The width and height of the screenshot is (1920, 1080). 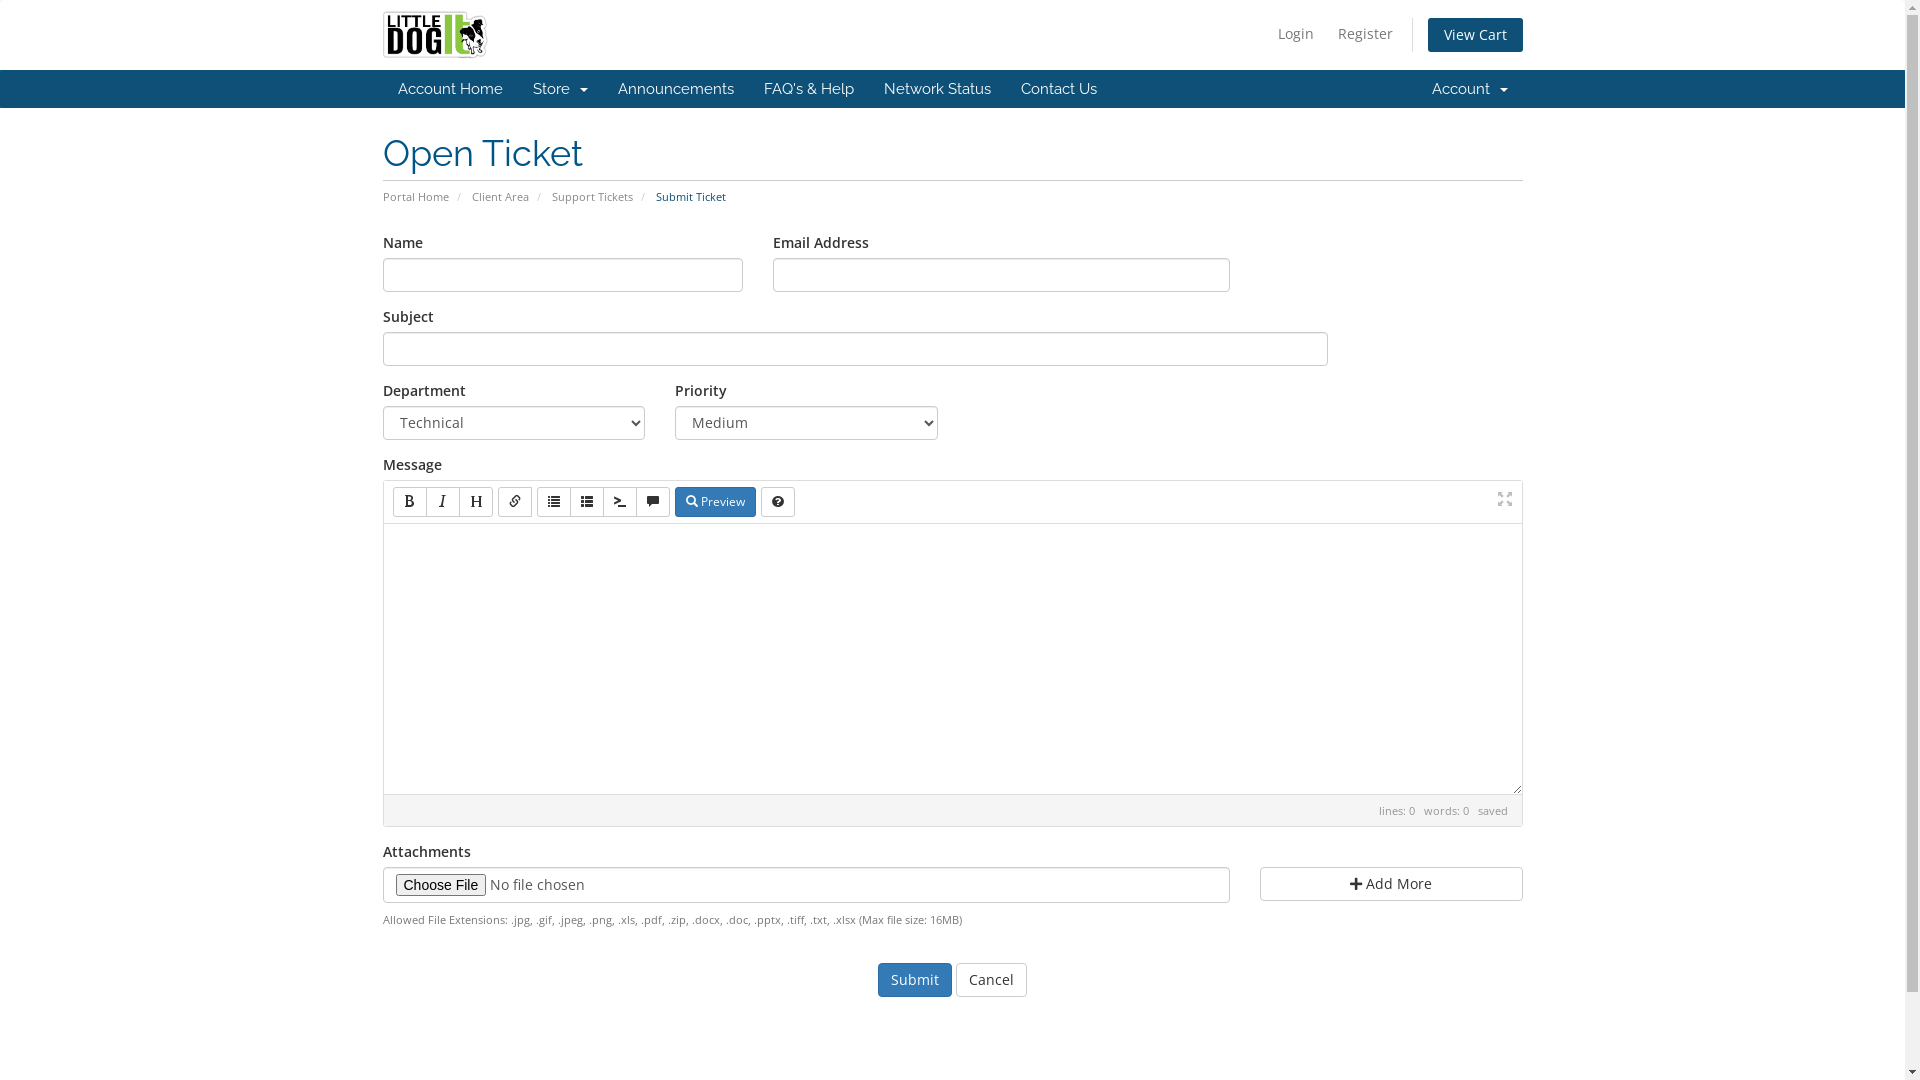 What do you see at coordinates (518, 87) in the screenshot?
I see `'Store  '` at bounding box center [518, 87].